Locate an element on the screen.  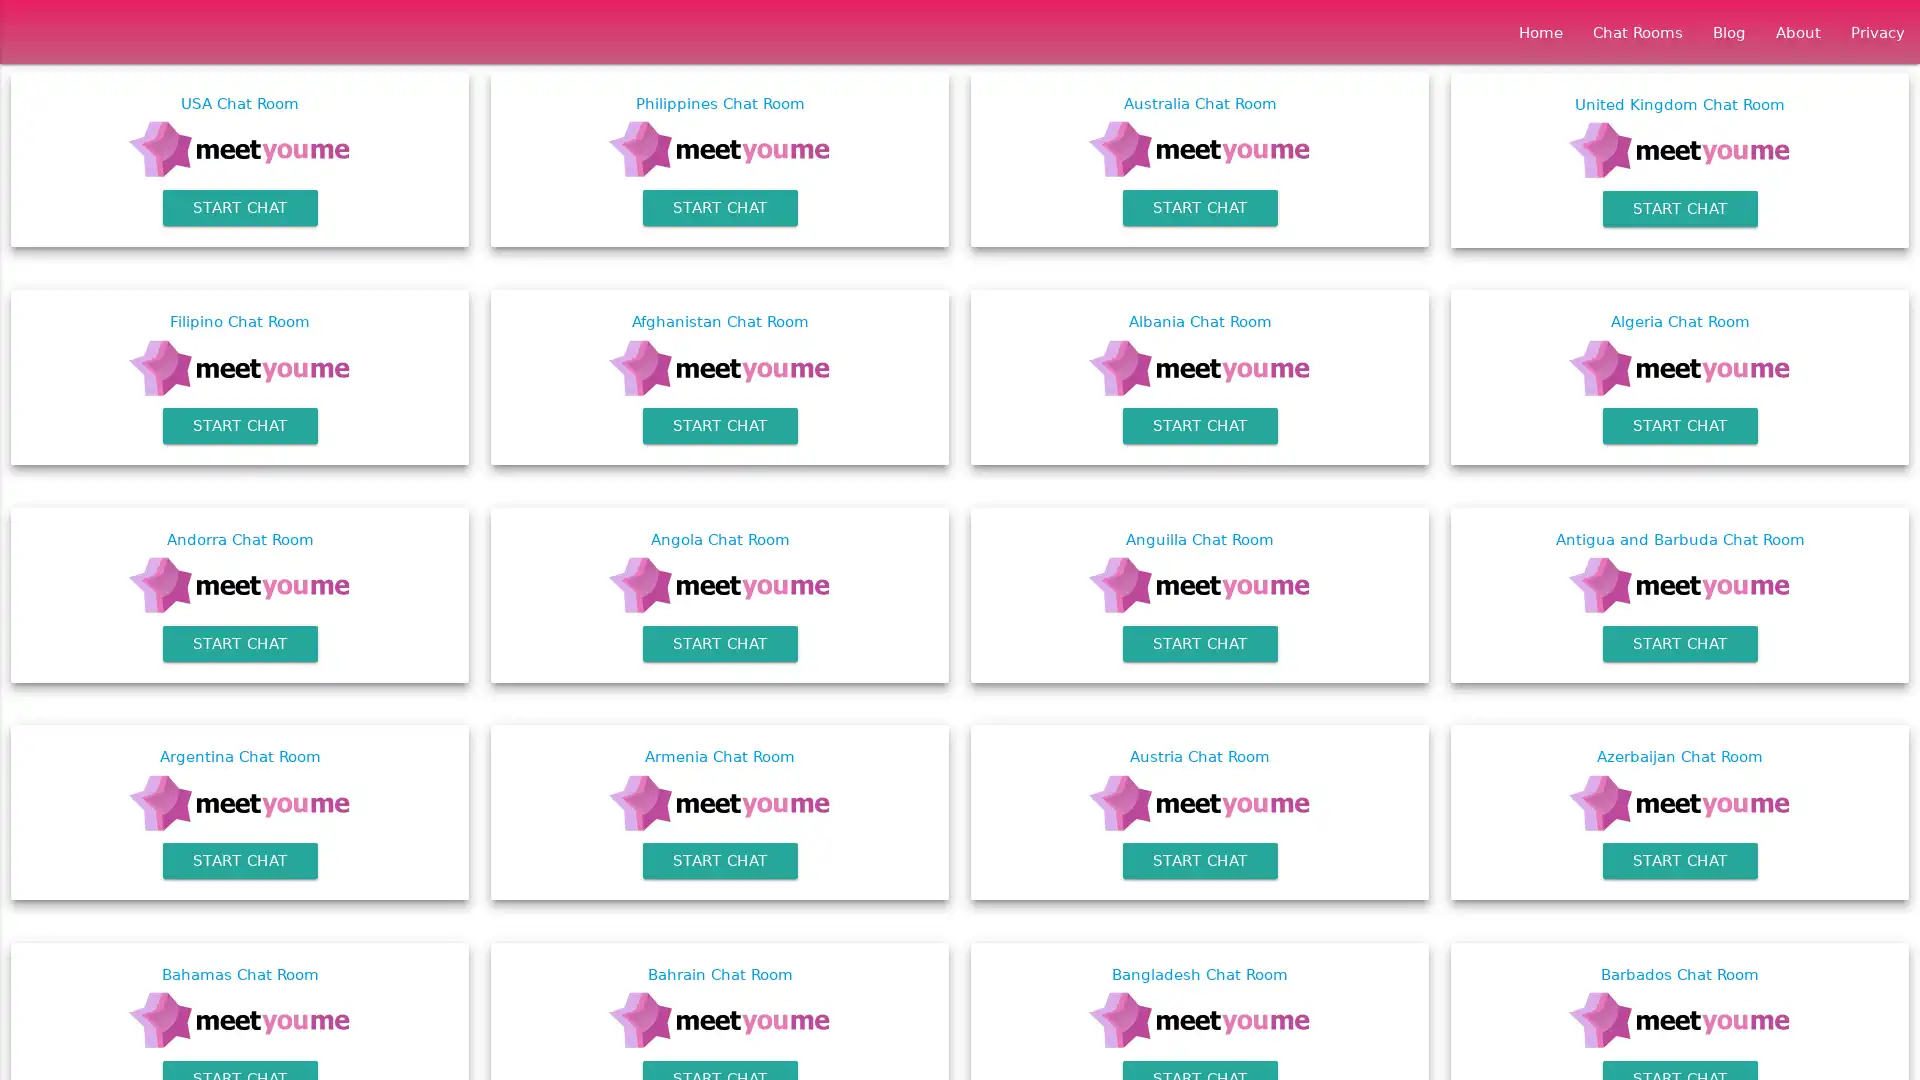
START CHAT is located at coordinates (239, 424).